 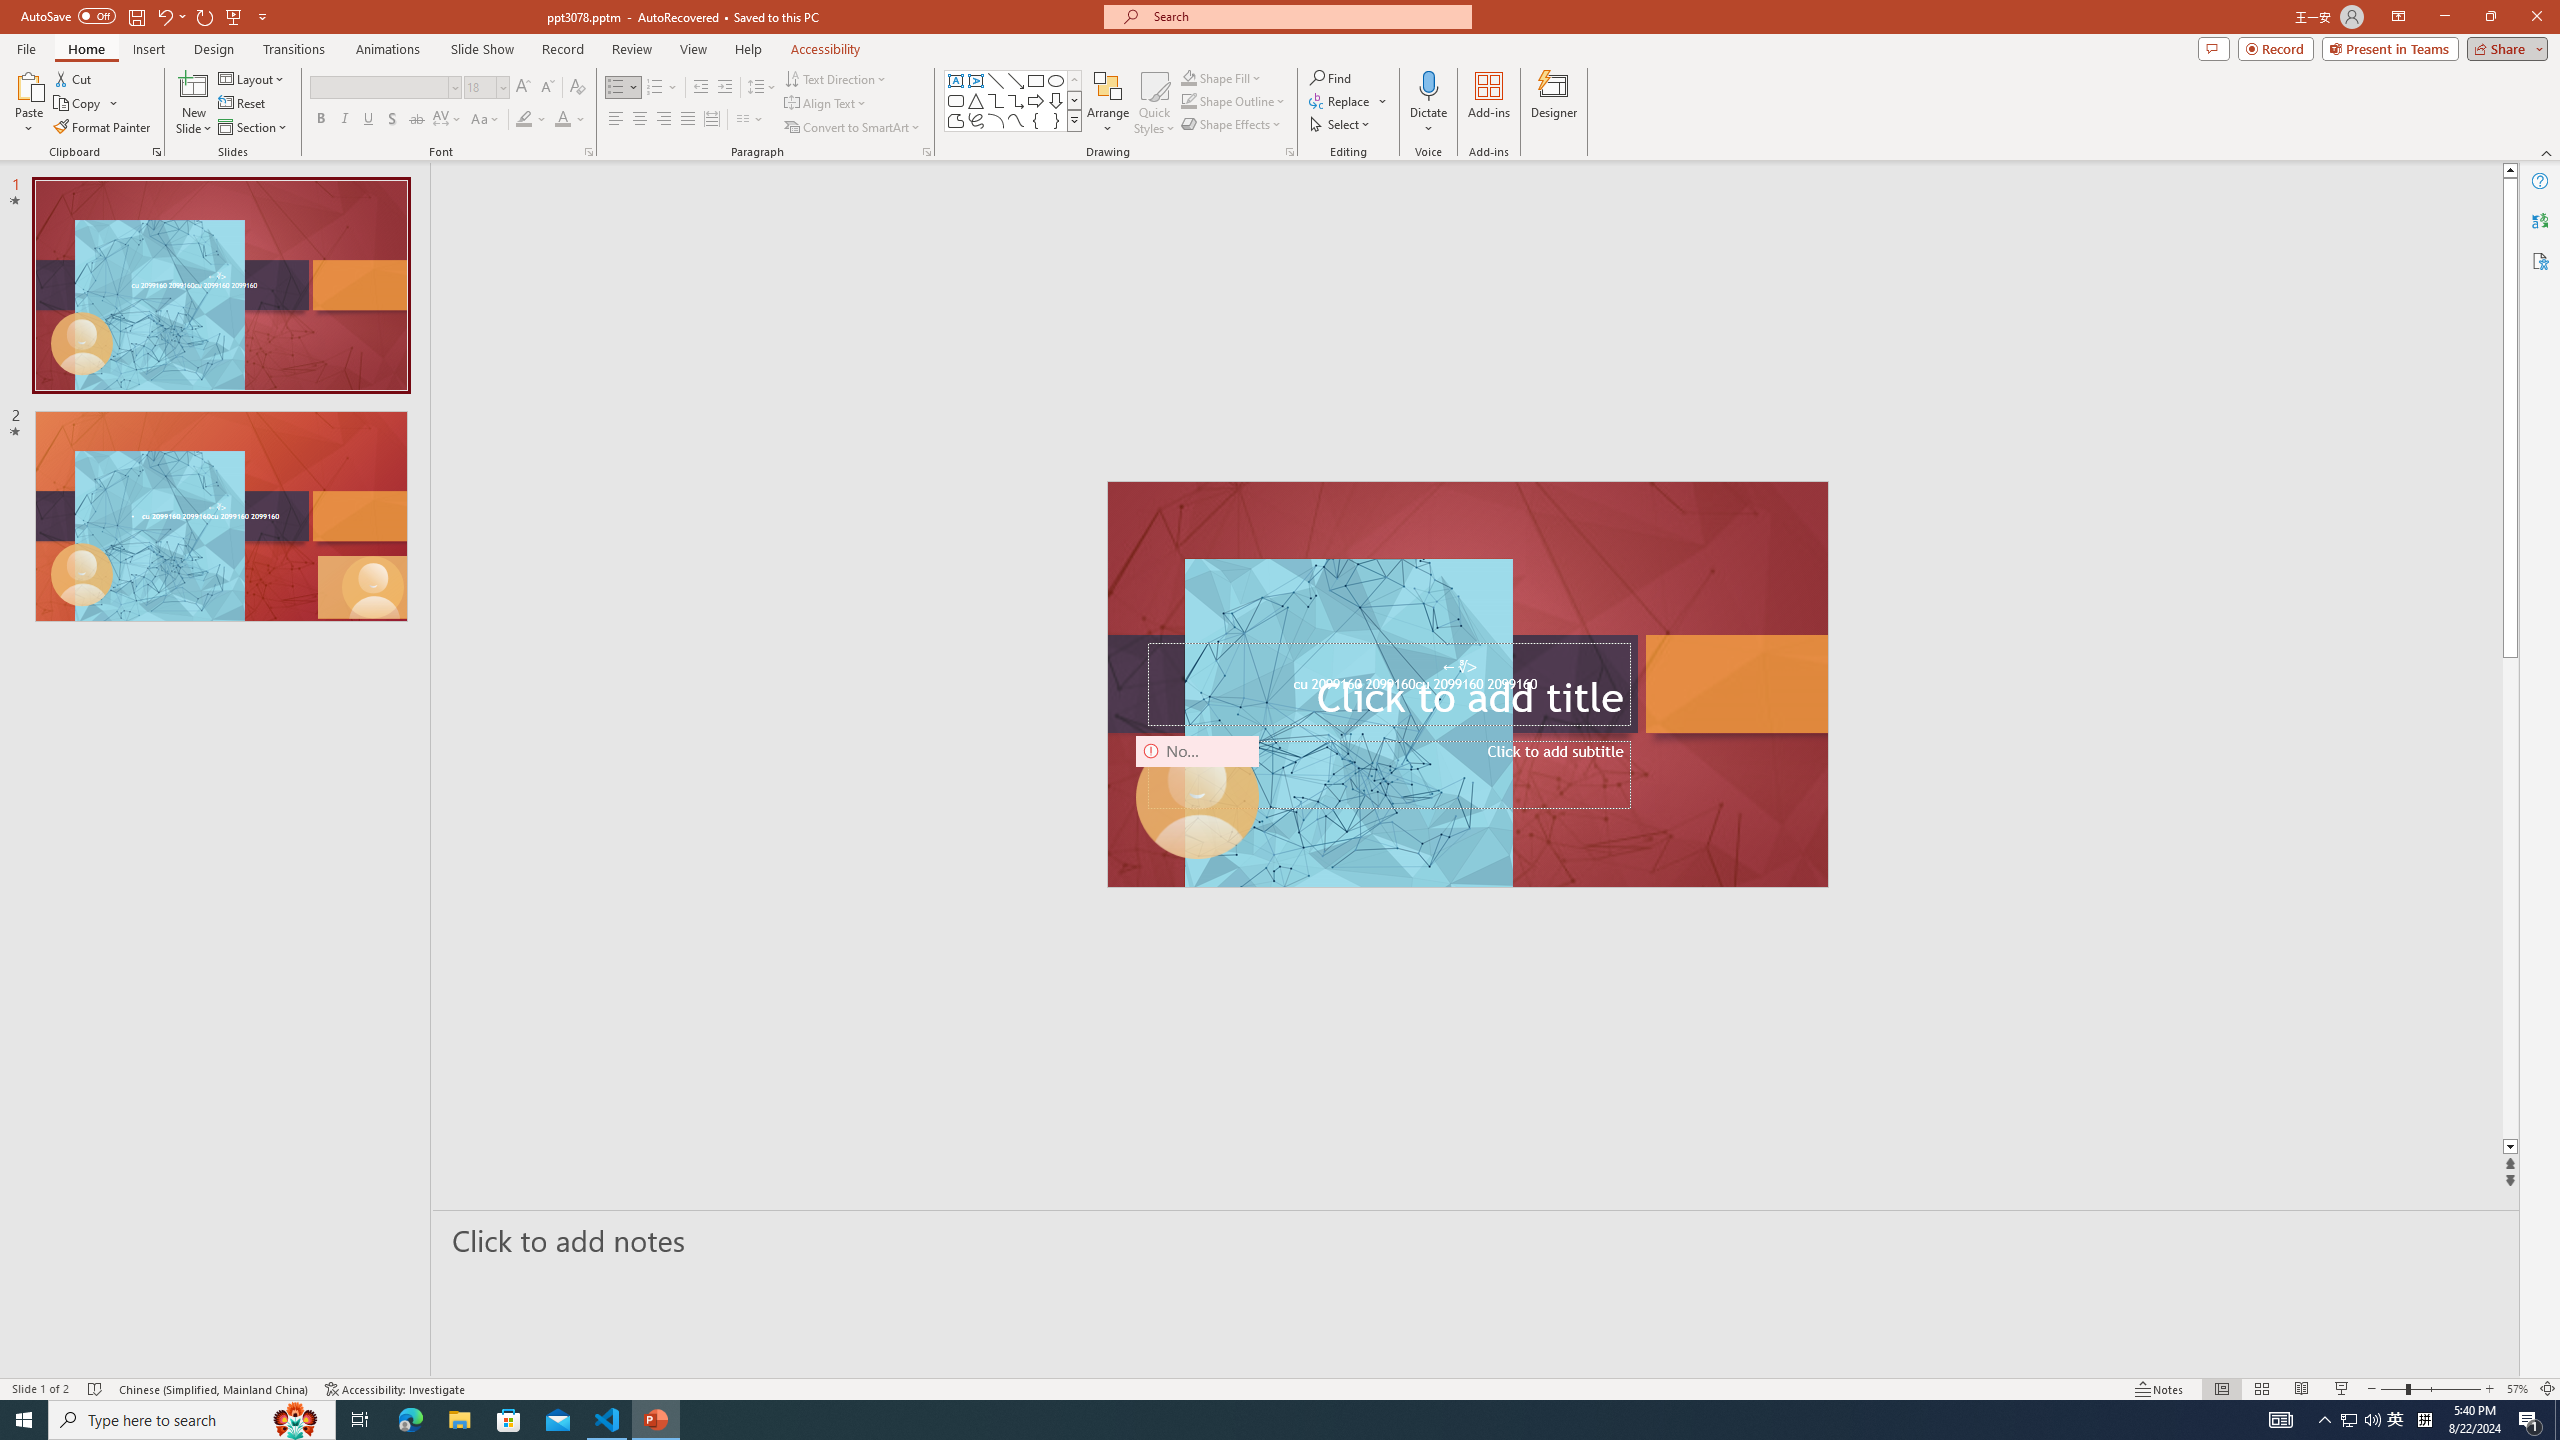 I want to click on 'Find...', so click(x=1330, y=77).